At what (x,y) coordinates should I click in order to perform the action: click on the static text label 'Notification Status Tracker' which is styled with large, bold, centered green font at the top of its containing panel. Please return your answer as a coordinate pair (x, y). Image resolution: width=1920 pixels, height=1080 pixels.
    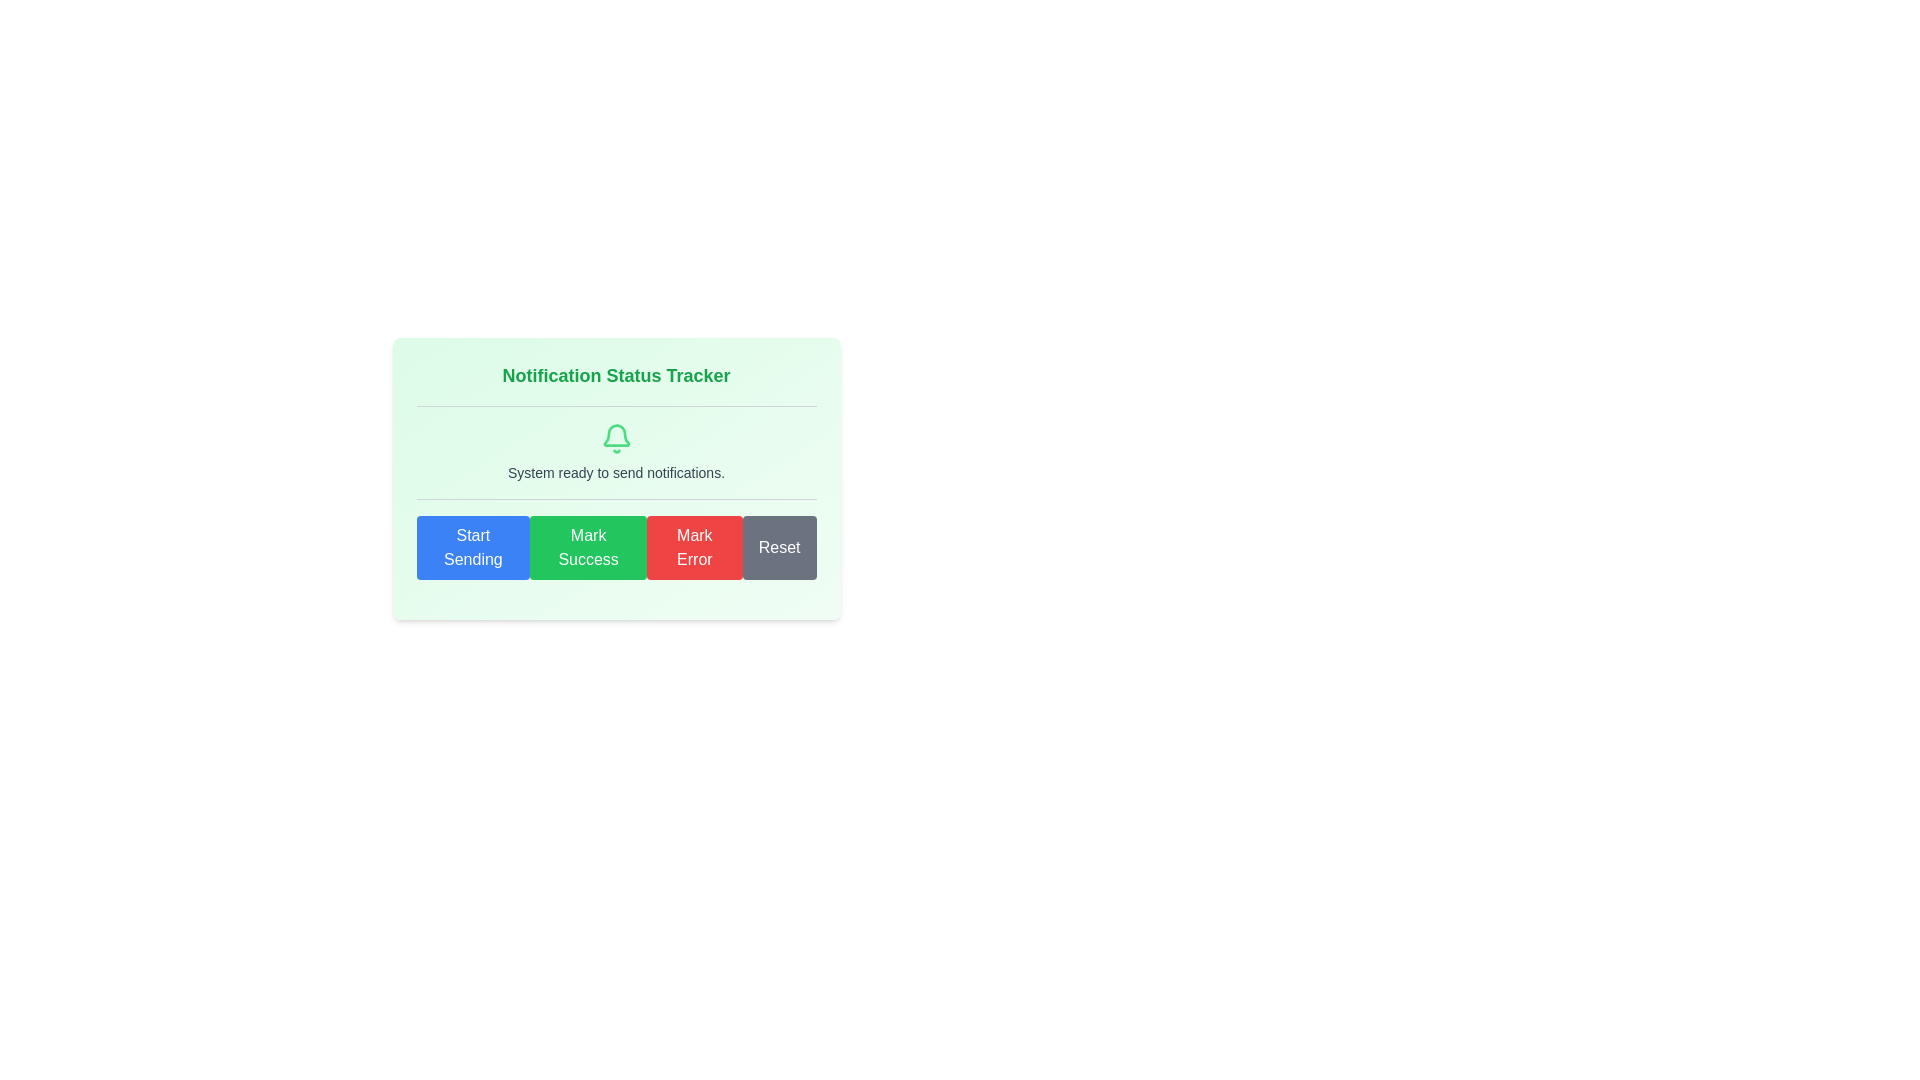
    Looking at the image, I should click on (615, 375).